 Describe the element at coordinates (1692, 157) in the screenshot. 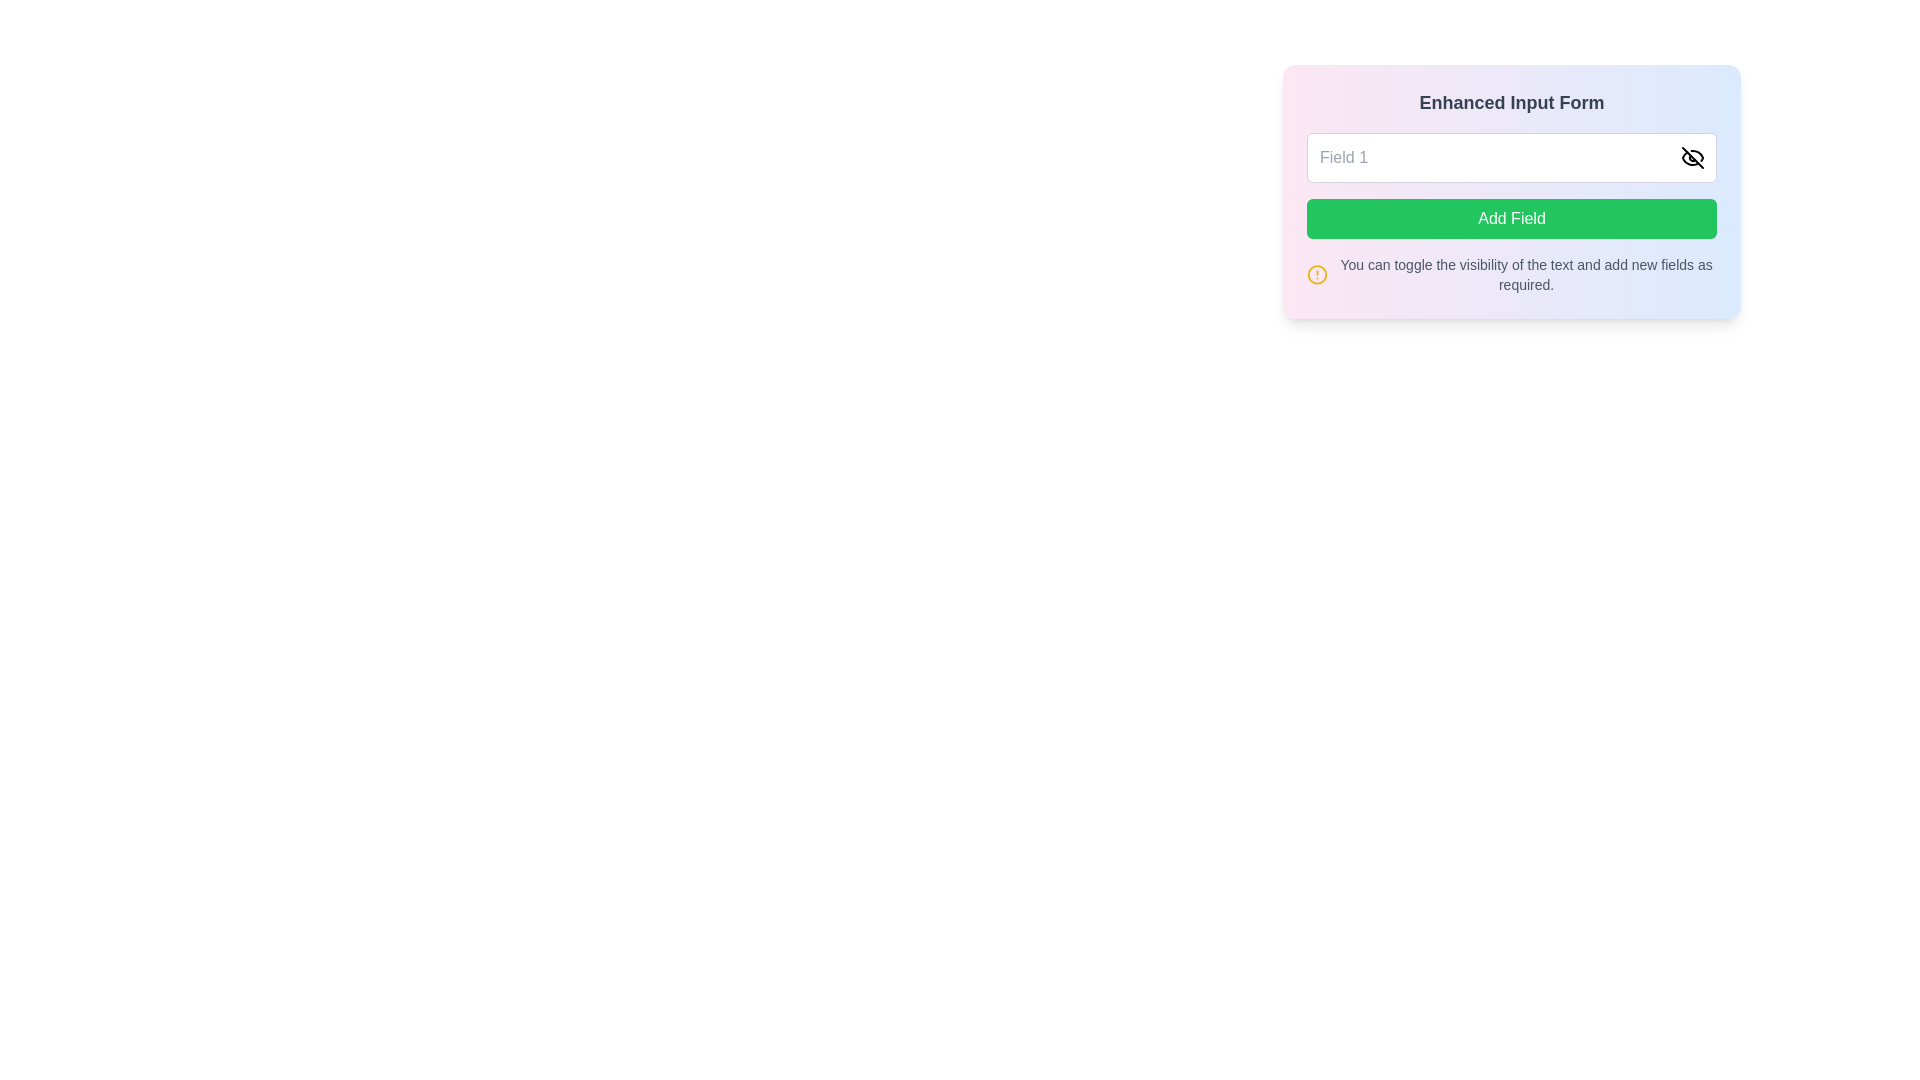

I see `the visibility toggle icon located to the far right of the text-input field labeled 'Field 1'` at that location.